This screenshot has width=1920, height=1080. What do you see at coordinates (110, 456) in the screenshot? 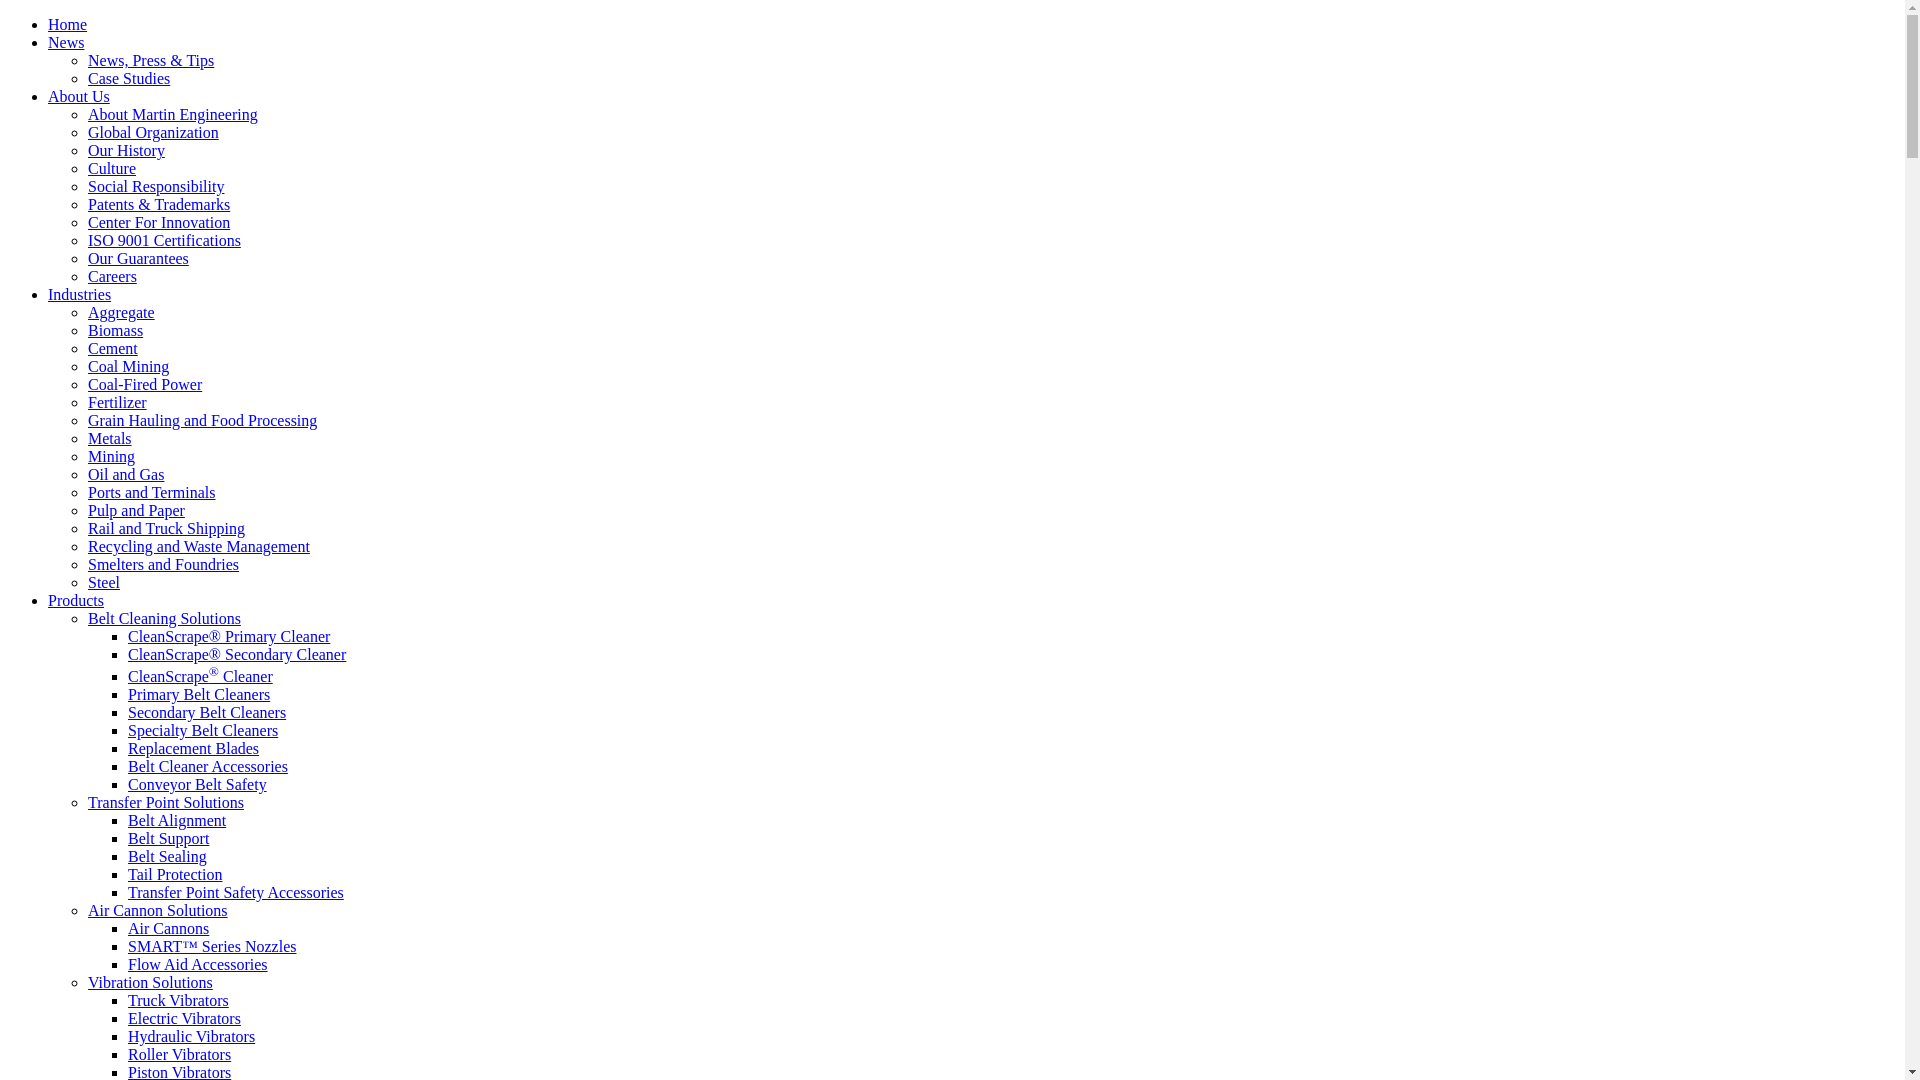
I see `'Mining'` at bounding box center [110, 456].